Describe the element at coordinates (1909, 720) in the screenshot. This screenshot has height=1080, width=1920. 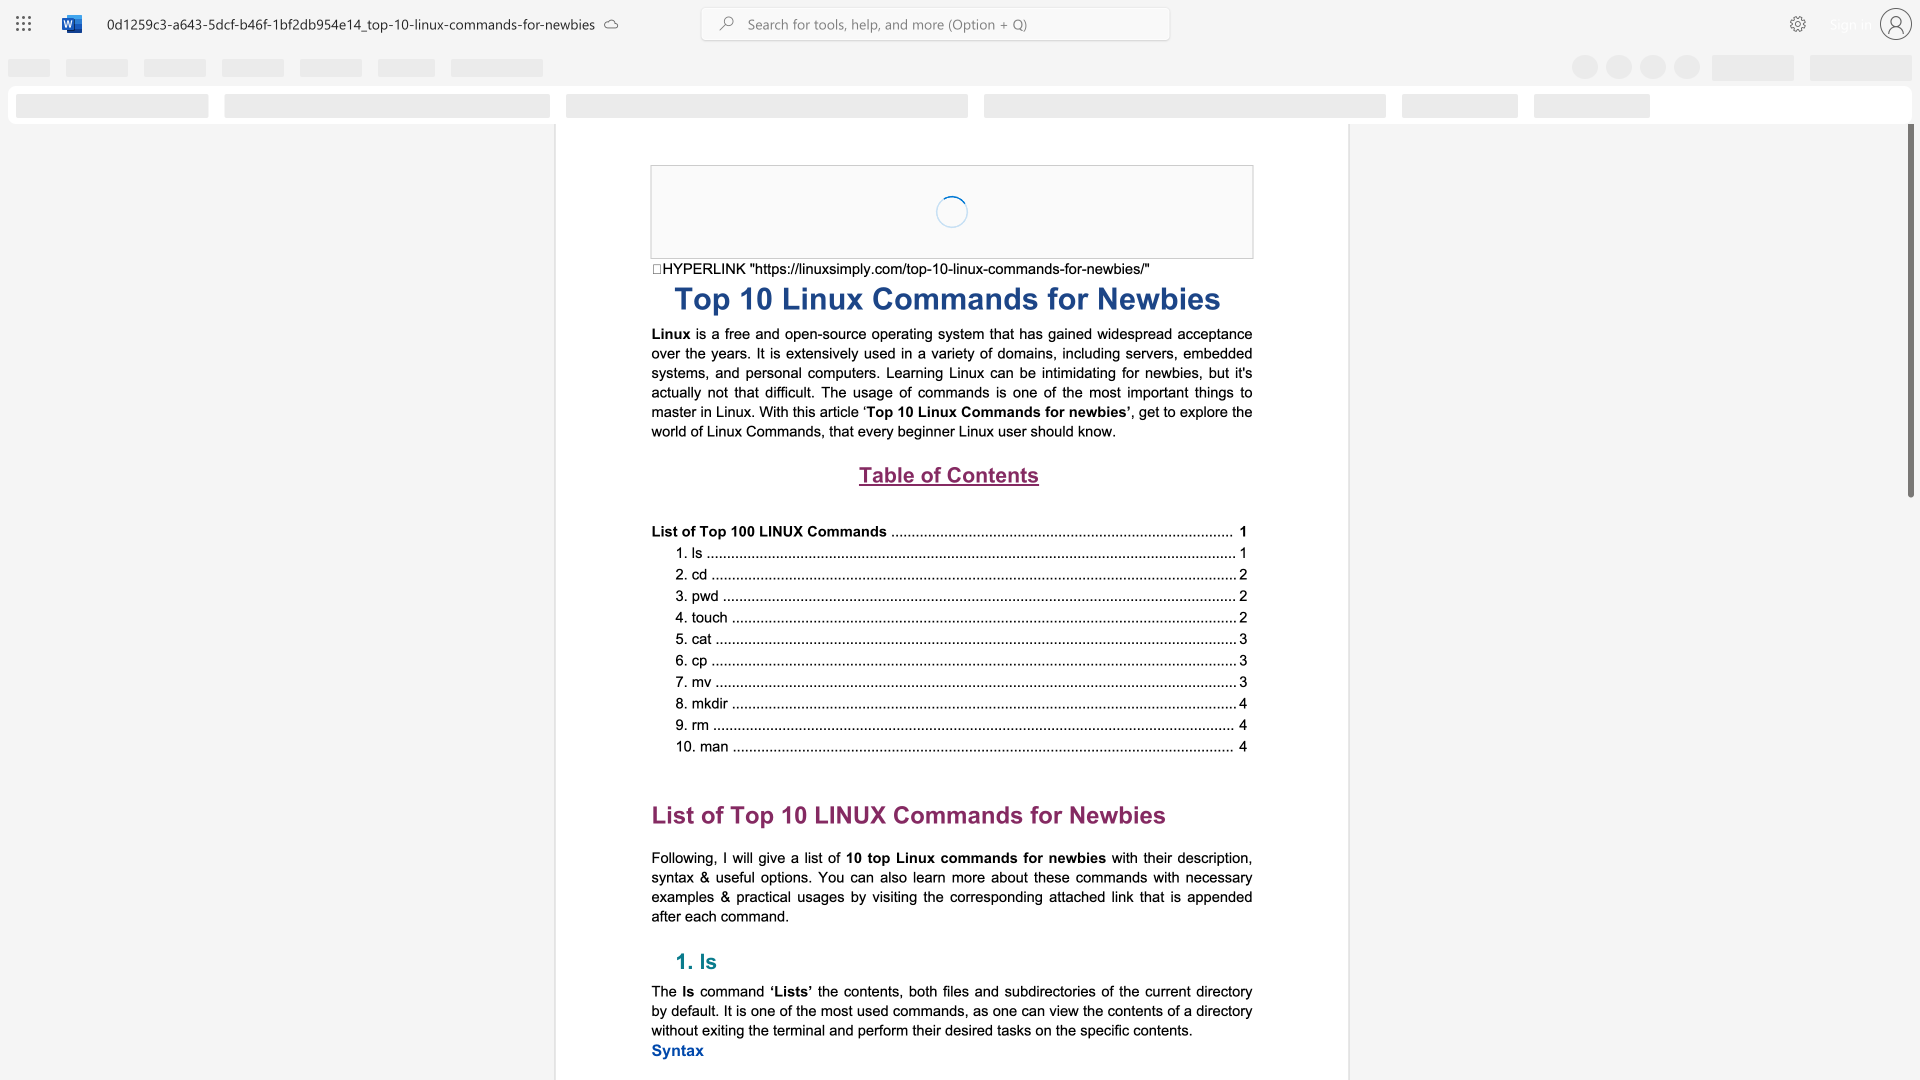
I see `the side scrollbar to bring the page down` at that location.